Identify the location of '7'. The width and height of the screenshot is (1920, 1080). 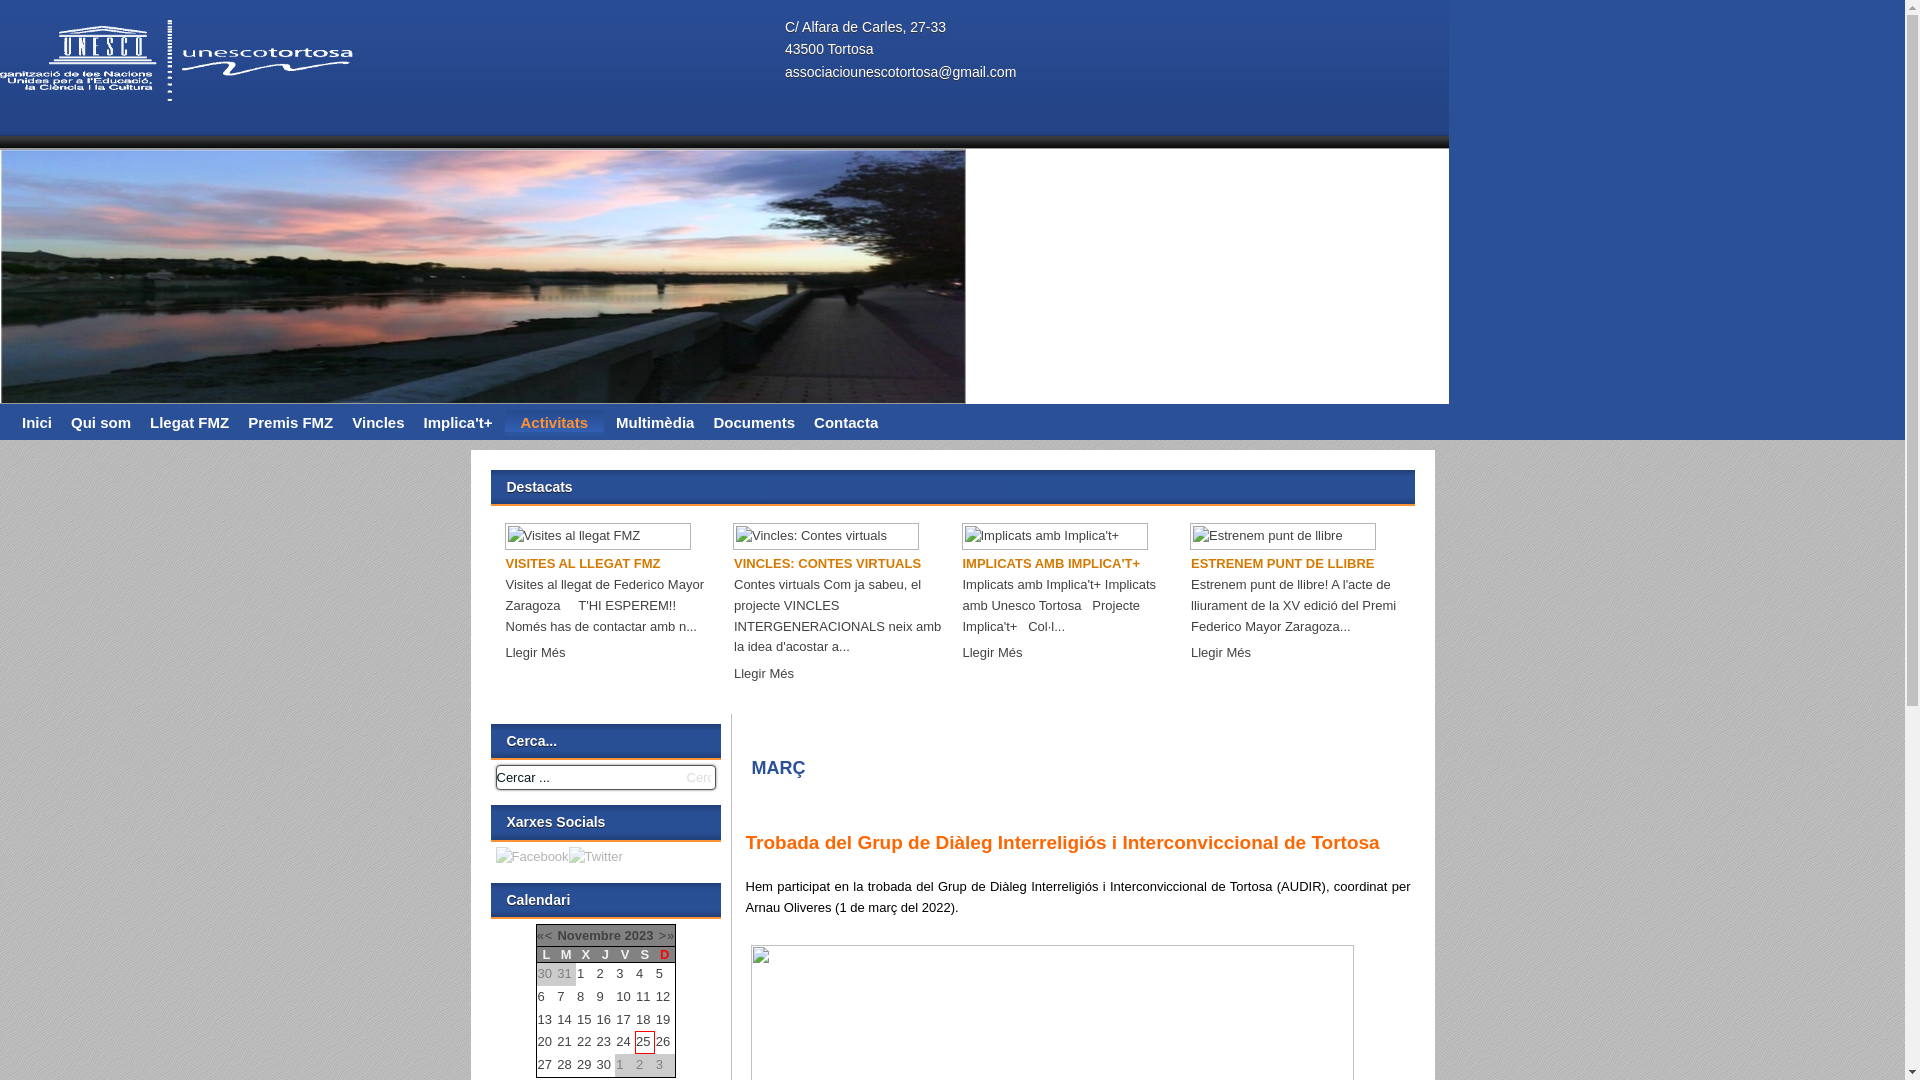
(560, 996).